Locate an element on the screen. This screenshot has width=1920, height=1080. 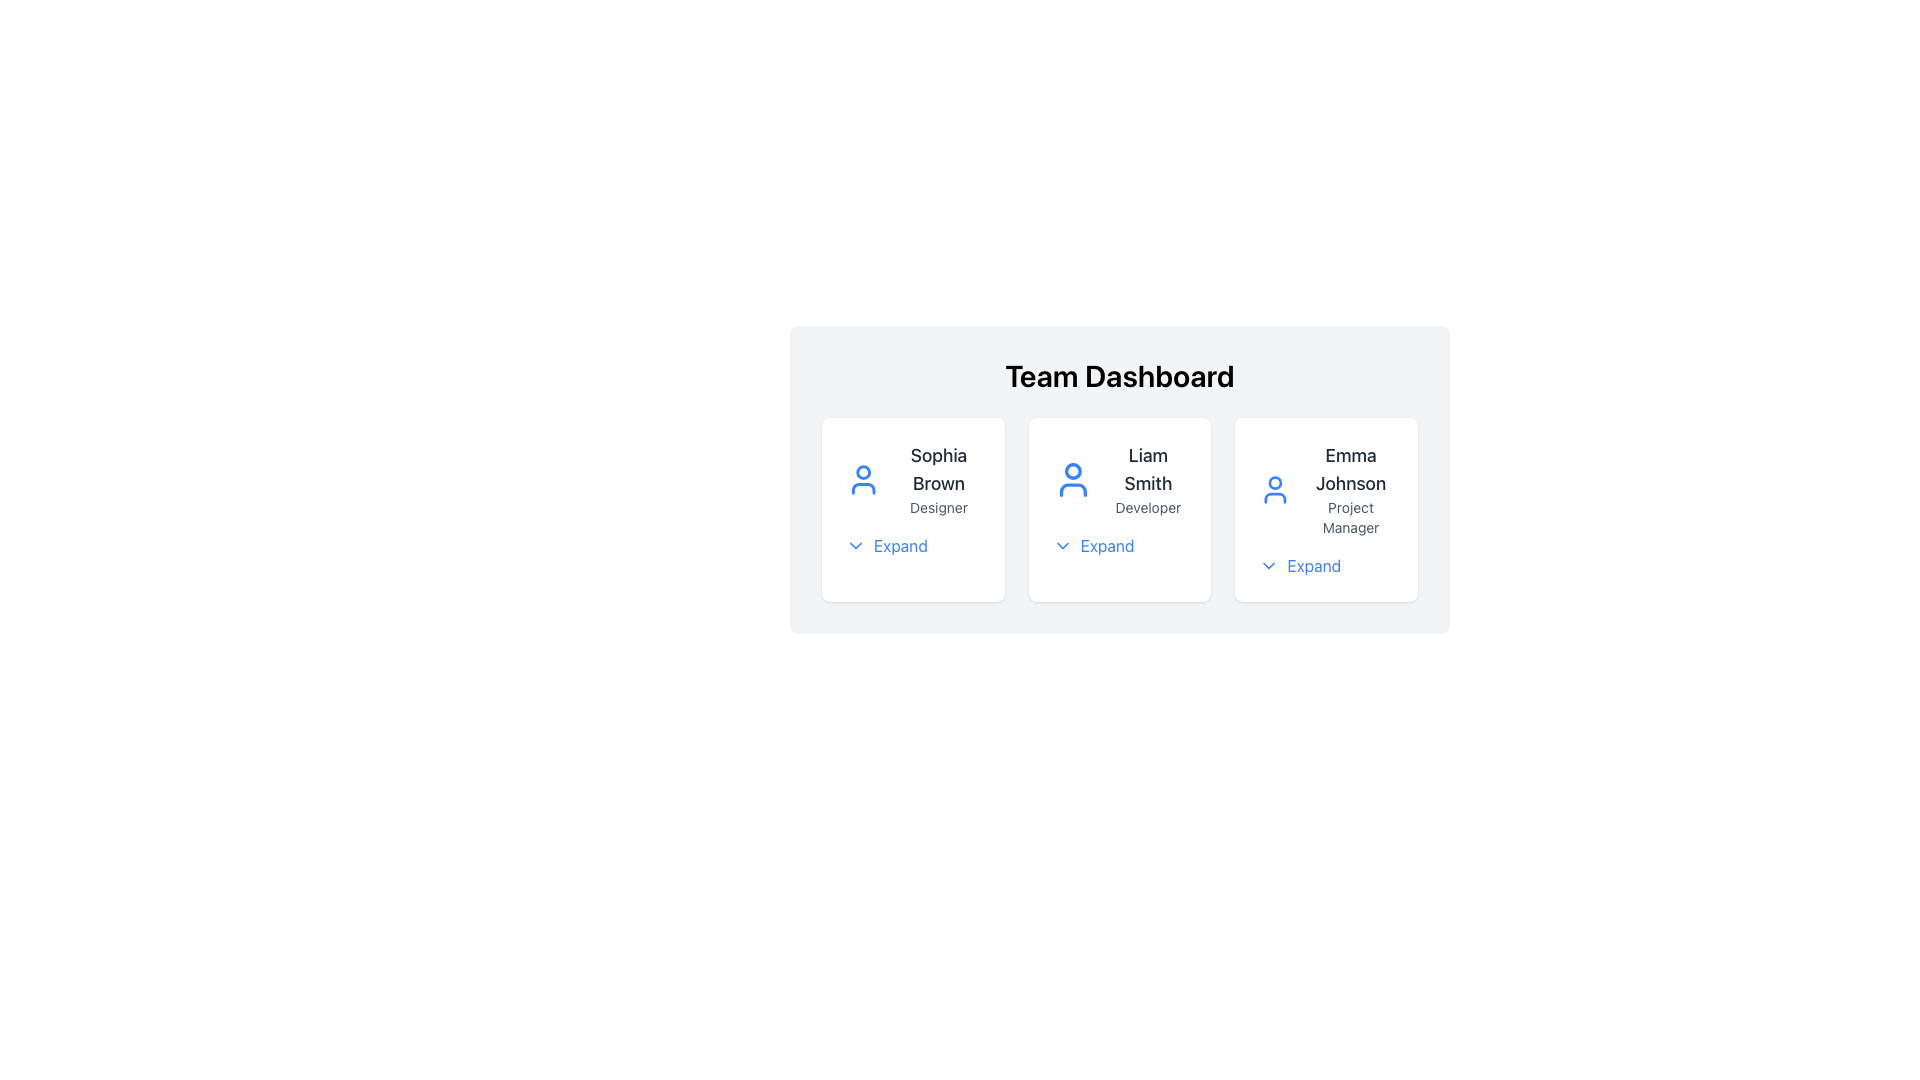
the circular shape representing the head of the person icon in the profile for Emma Johnson, labeled as 'Project Manager', located within the user avatar icon on the rightmost card of the 'Team Dashboard' is located at coordinates (1274, 483).